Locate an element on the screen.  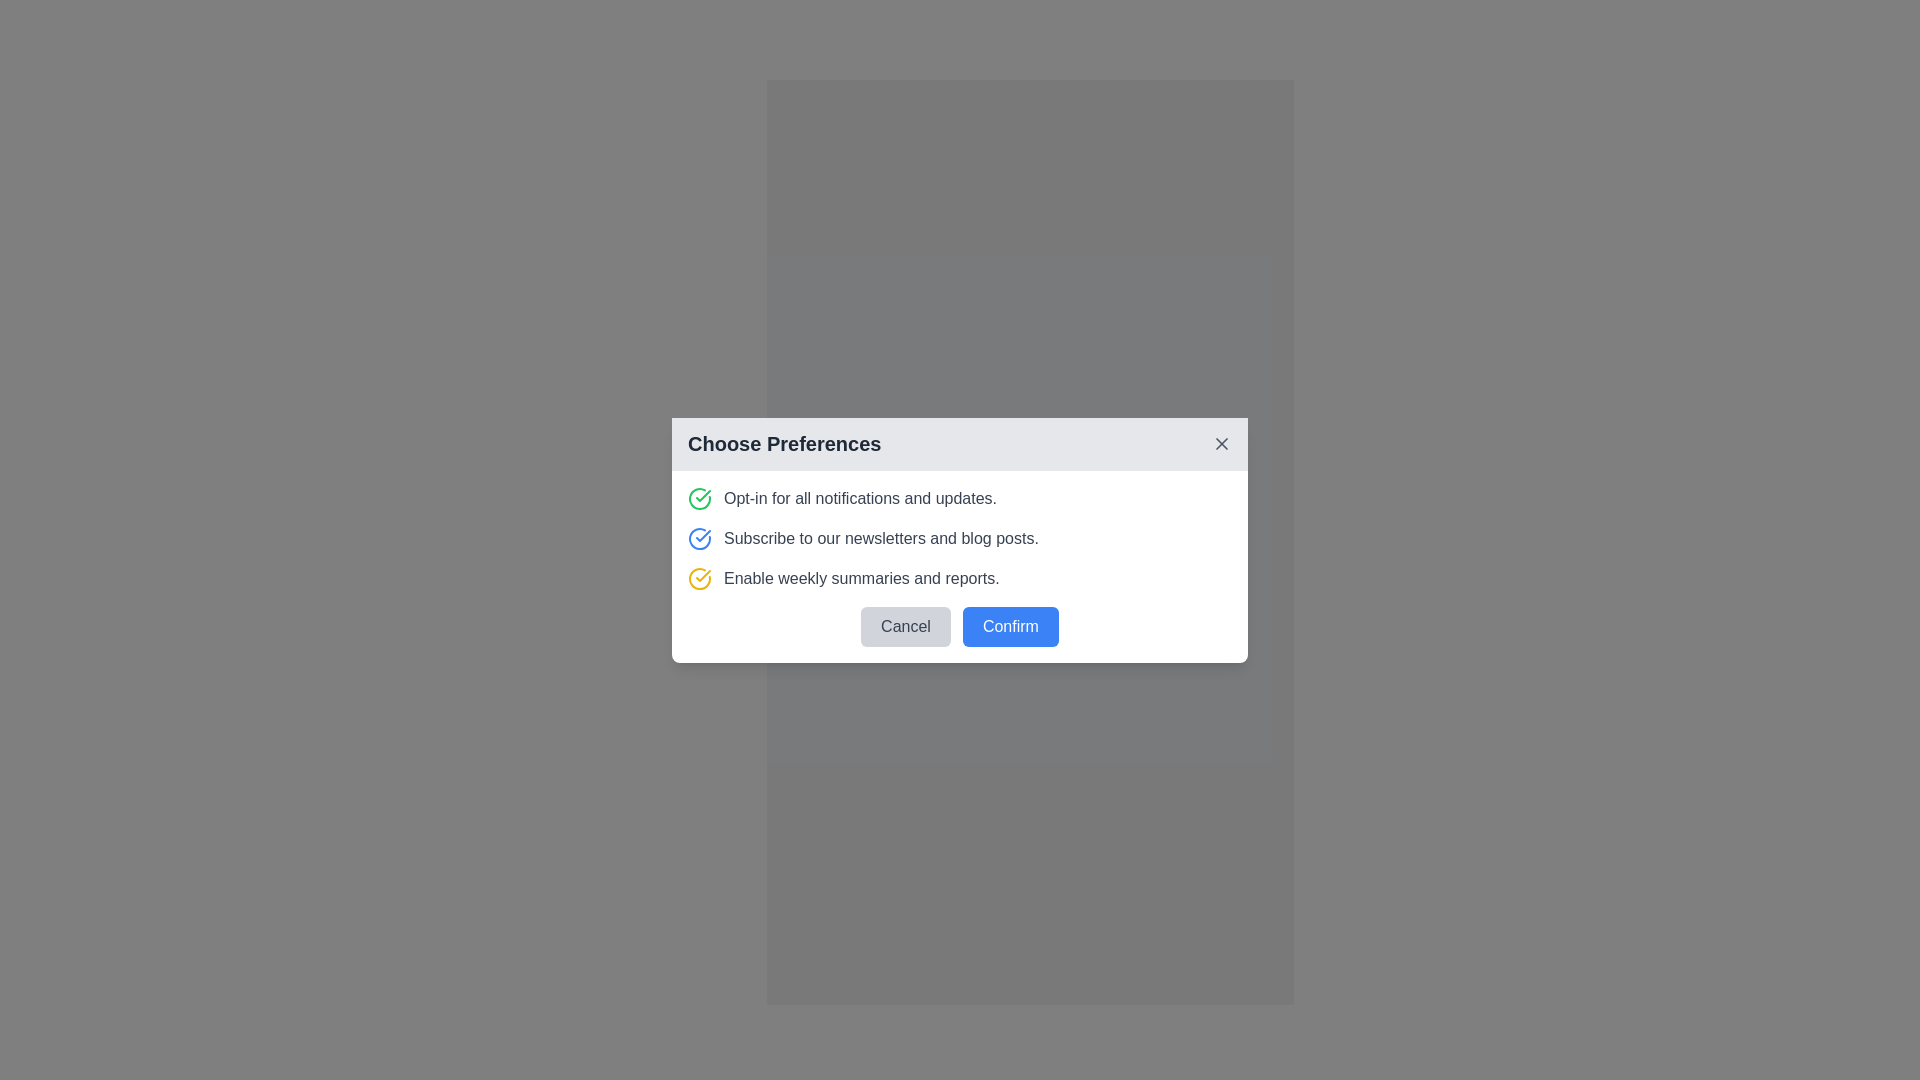
the close button icon located at the top-right corner of the 'Choose Preferences' dialog box is located at coordinates (1221, 442).